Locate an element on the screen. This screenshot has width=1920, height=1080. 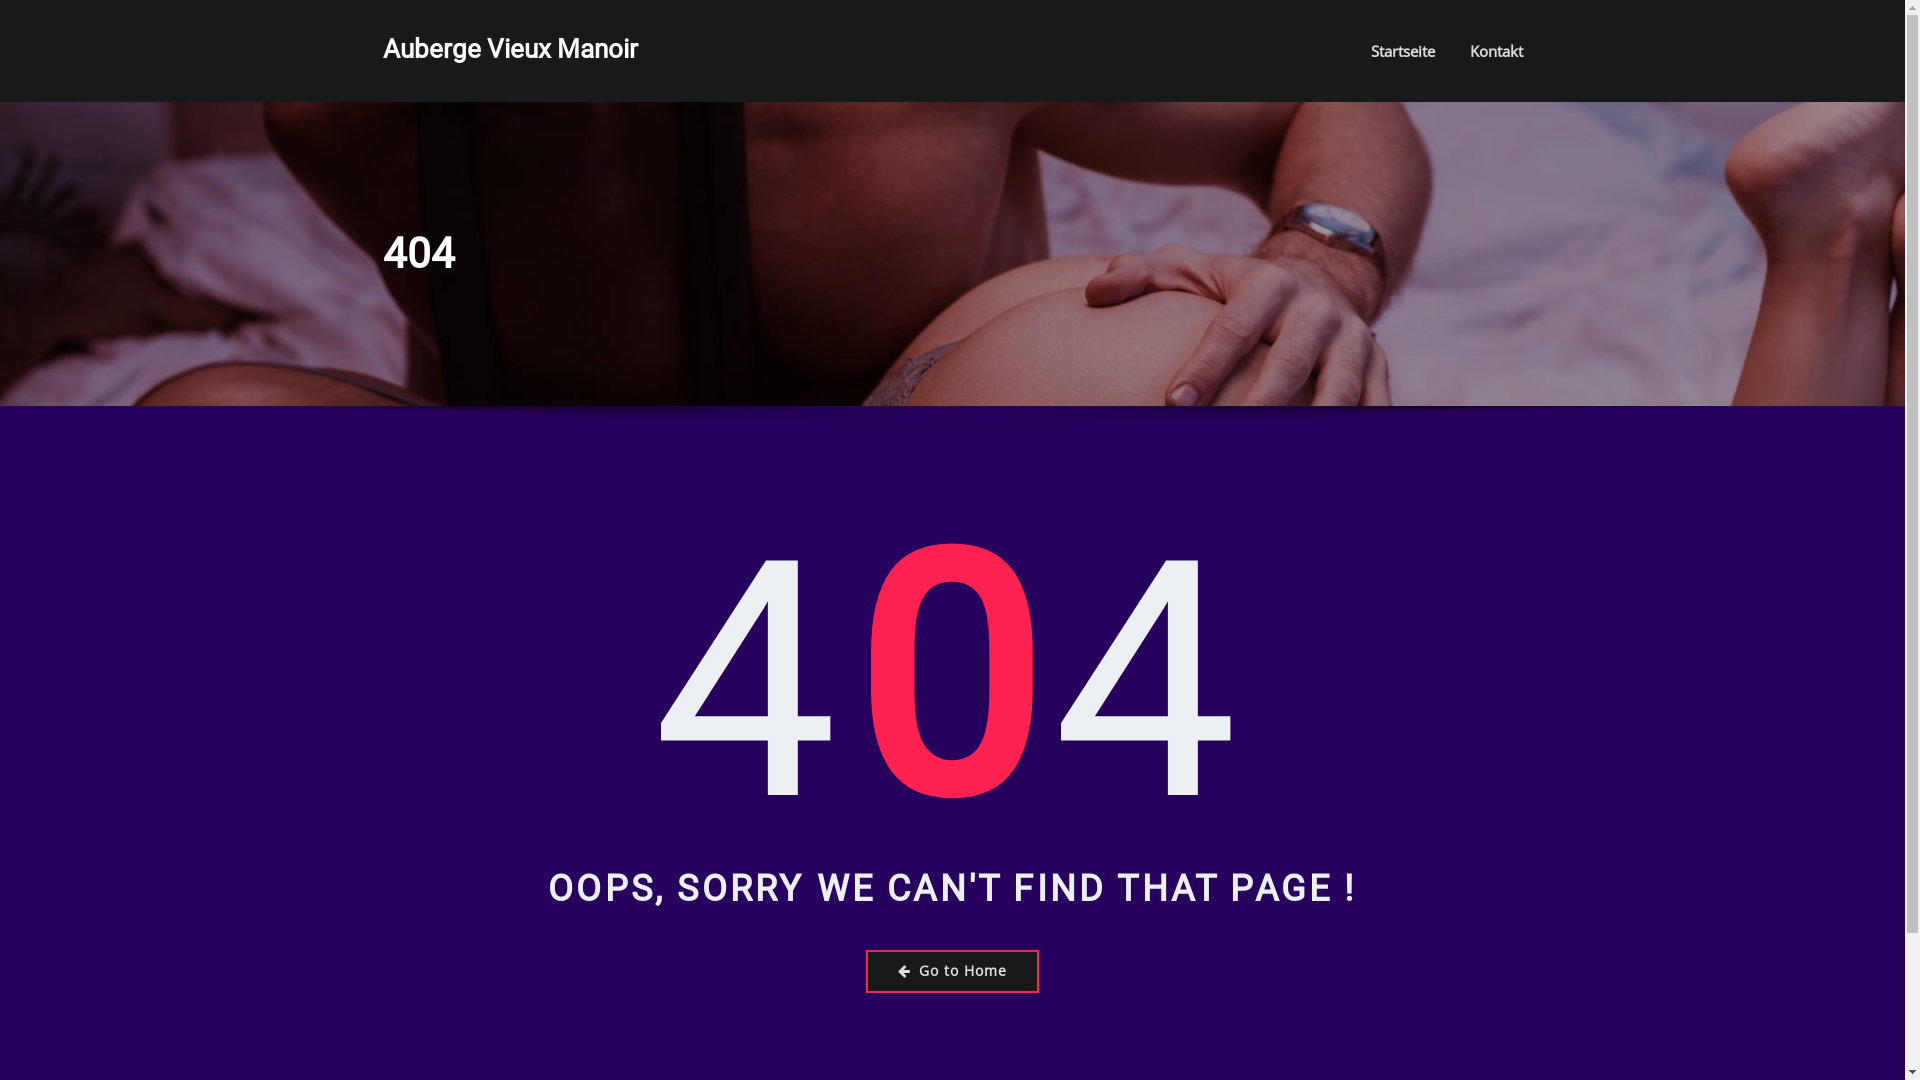
'Startseite' is located at coordinates (1400, 49).